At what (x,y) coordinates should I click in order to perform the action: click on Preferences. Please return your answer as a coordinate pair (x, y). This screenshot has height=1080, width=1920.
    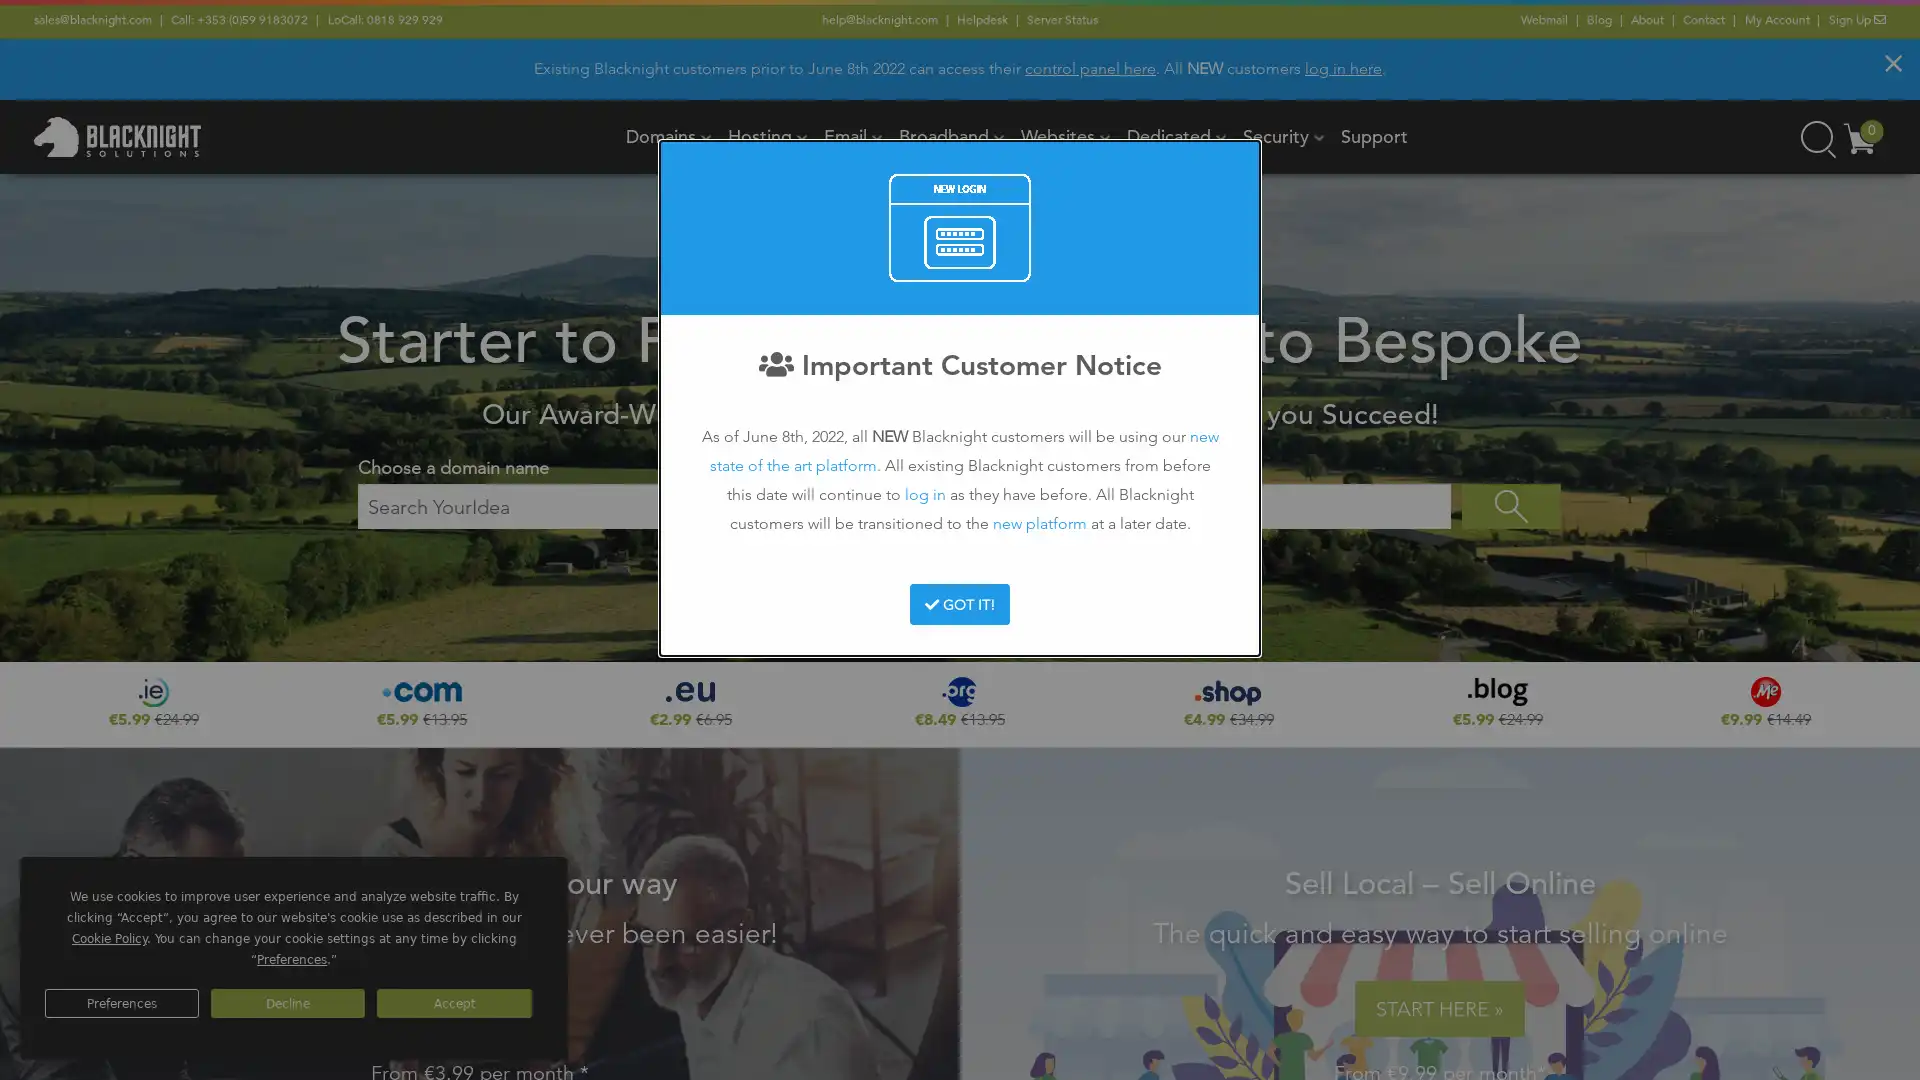
    Looking at the image, I should click on (120, 1003).